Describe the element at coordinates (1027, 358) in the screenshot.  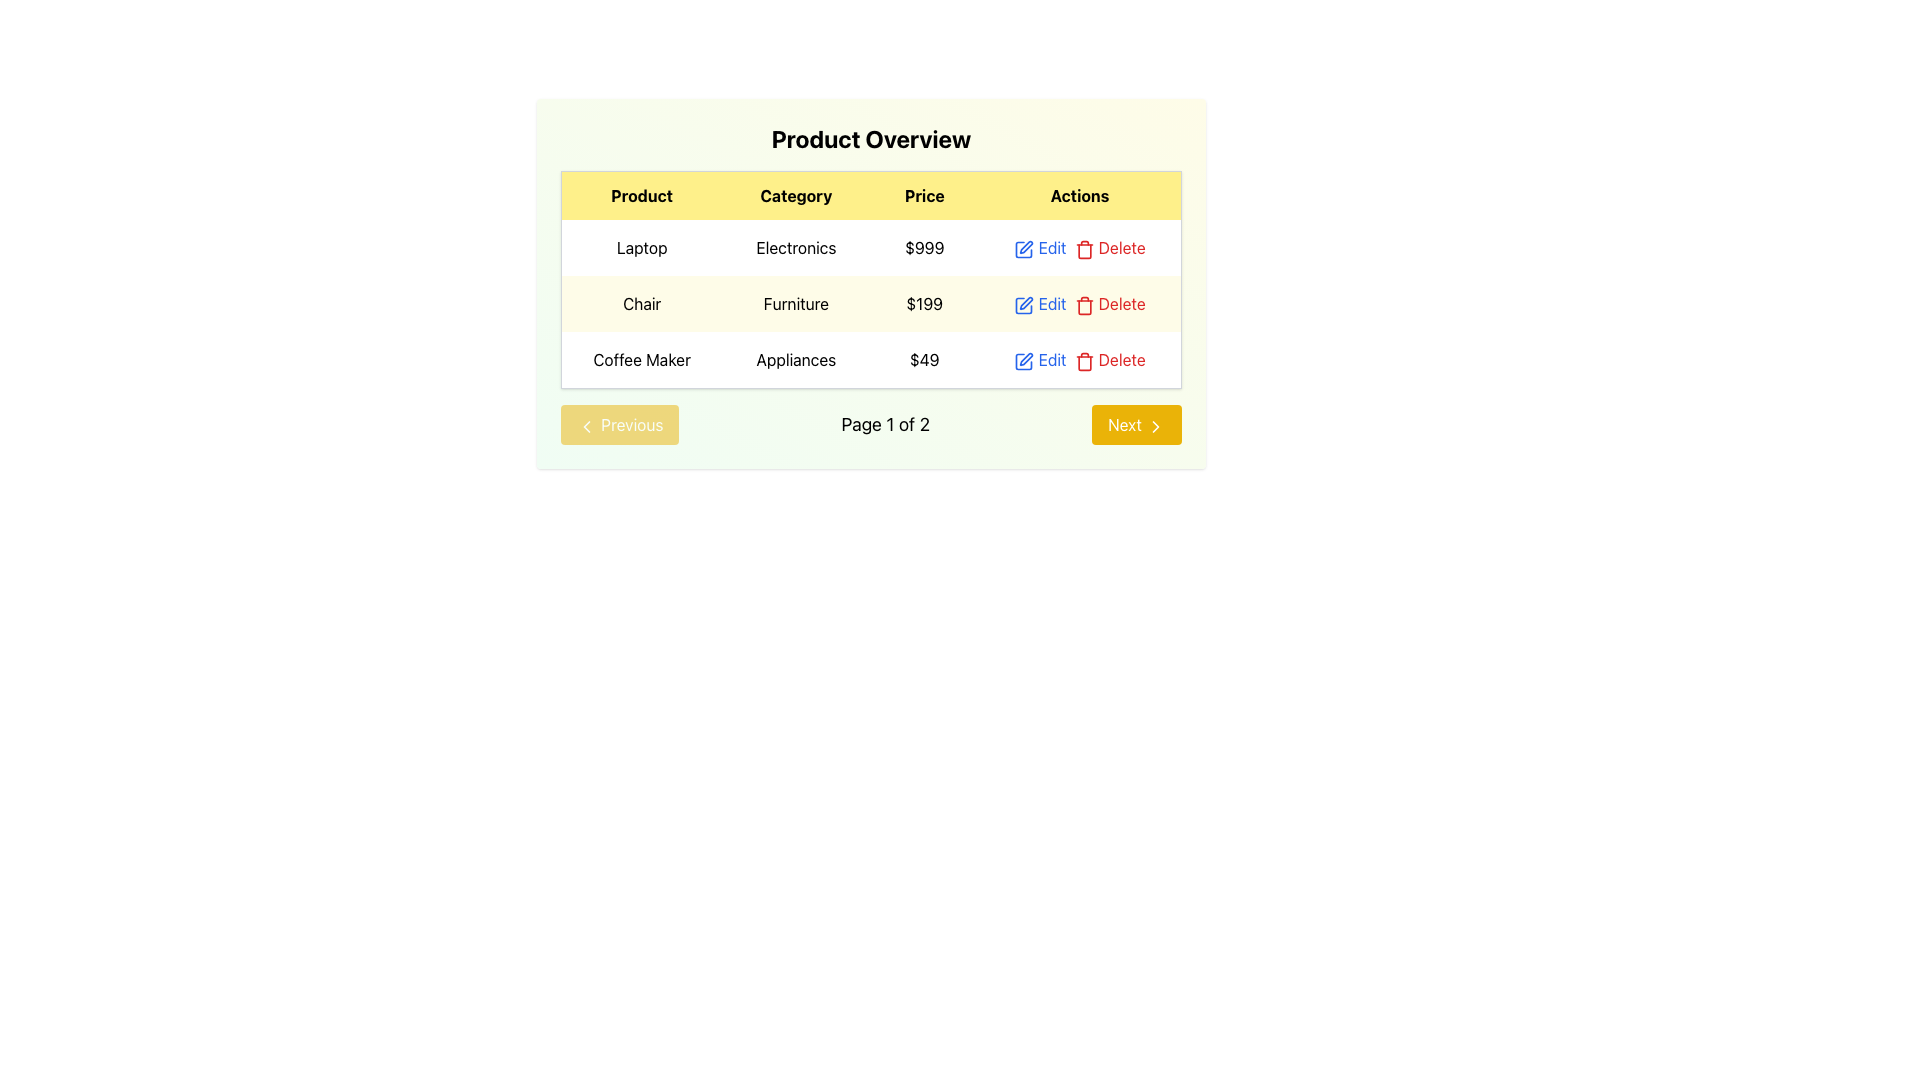
I see `the edit action button represented by a small pen icon in the 'Actions' column of the 'Coffee Maker' table row` at that location.